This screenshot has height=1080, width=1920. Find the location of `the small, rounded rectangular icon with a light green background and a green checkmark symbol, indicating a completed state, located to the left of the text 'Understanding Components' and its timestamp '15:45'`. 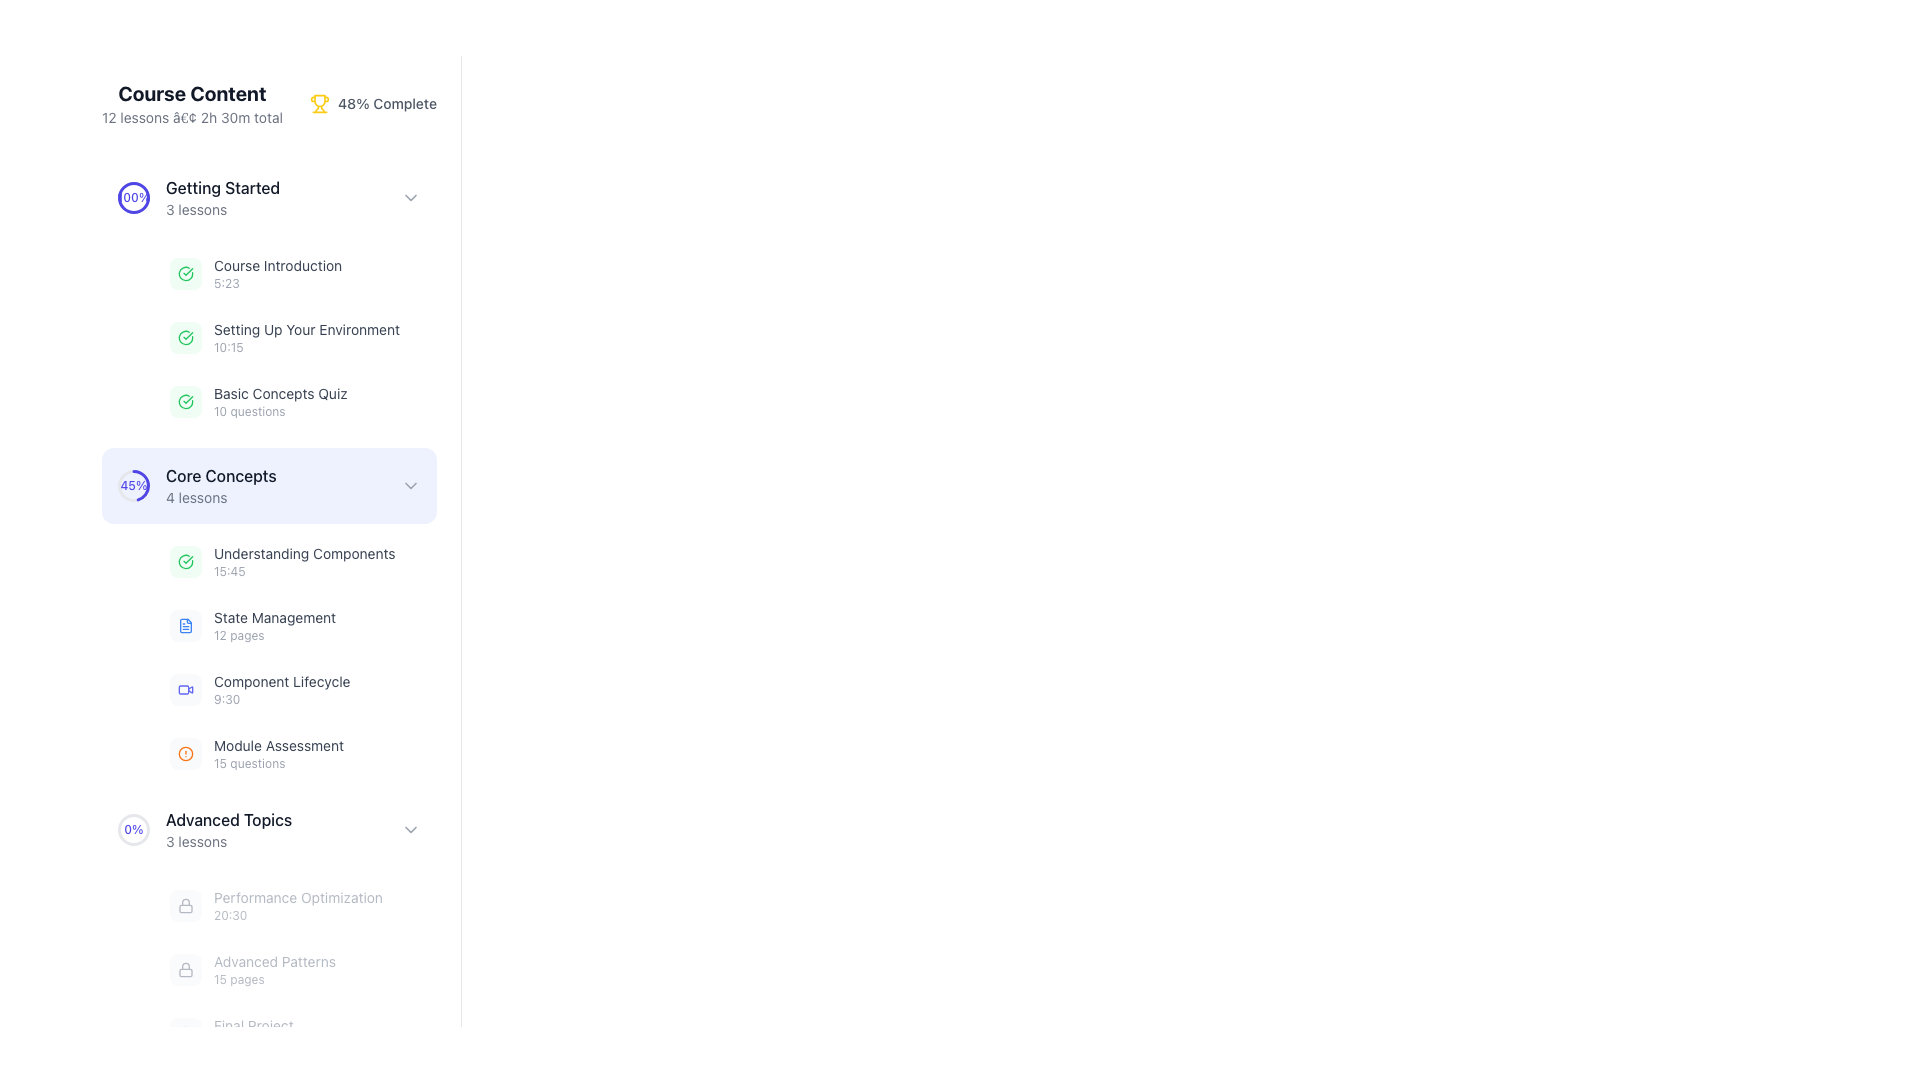

the small, rounded rectangular icon with a light green background and a green checkmark symbol, indicating a completed state, located to the left of the text 'Understanding Components' and its timestamp '15:45' is located at coordinates (186, 562).